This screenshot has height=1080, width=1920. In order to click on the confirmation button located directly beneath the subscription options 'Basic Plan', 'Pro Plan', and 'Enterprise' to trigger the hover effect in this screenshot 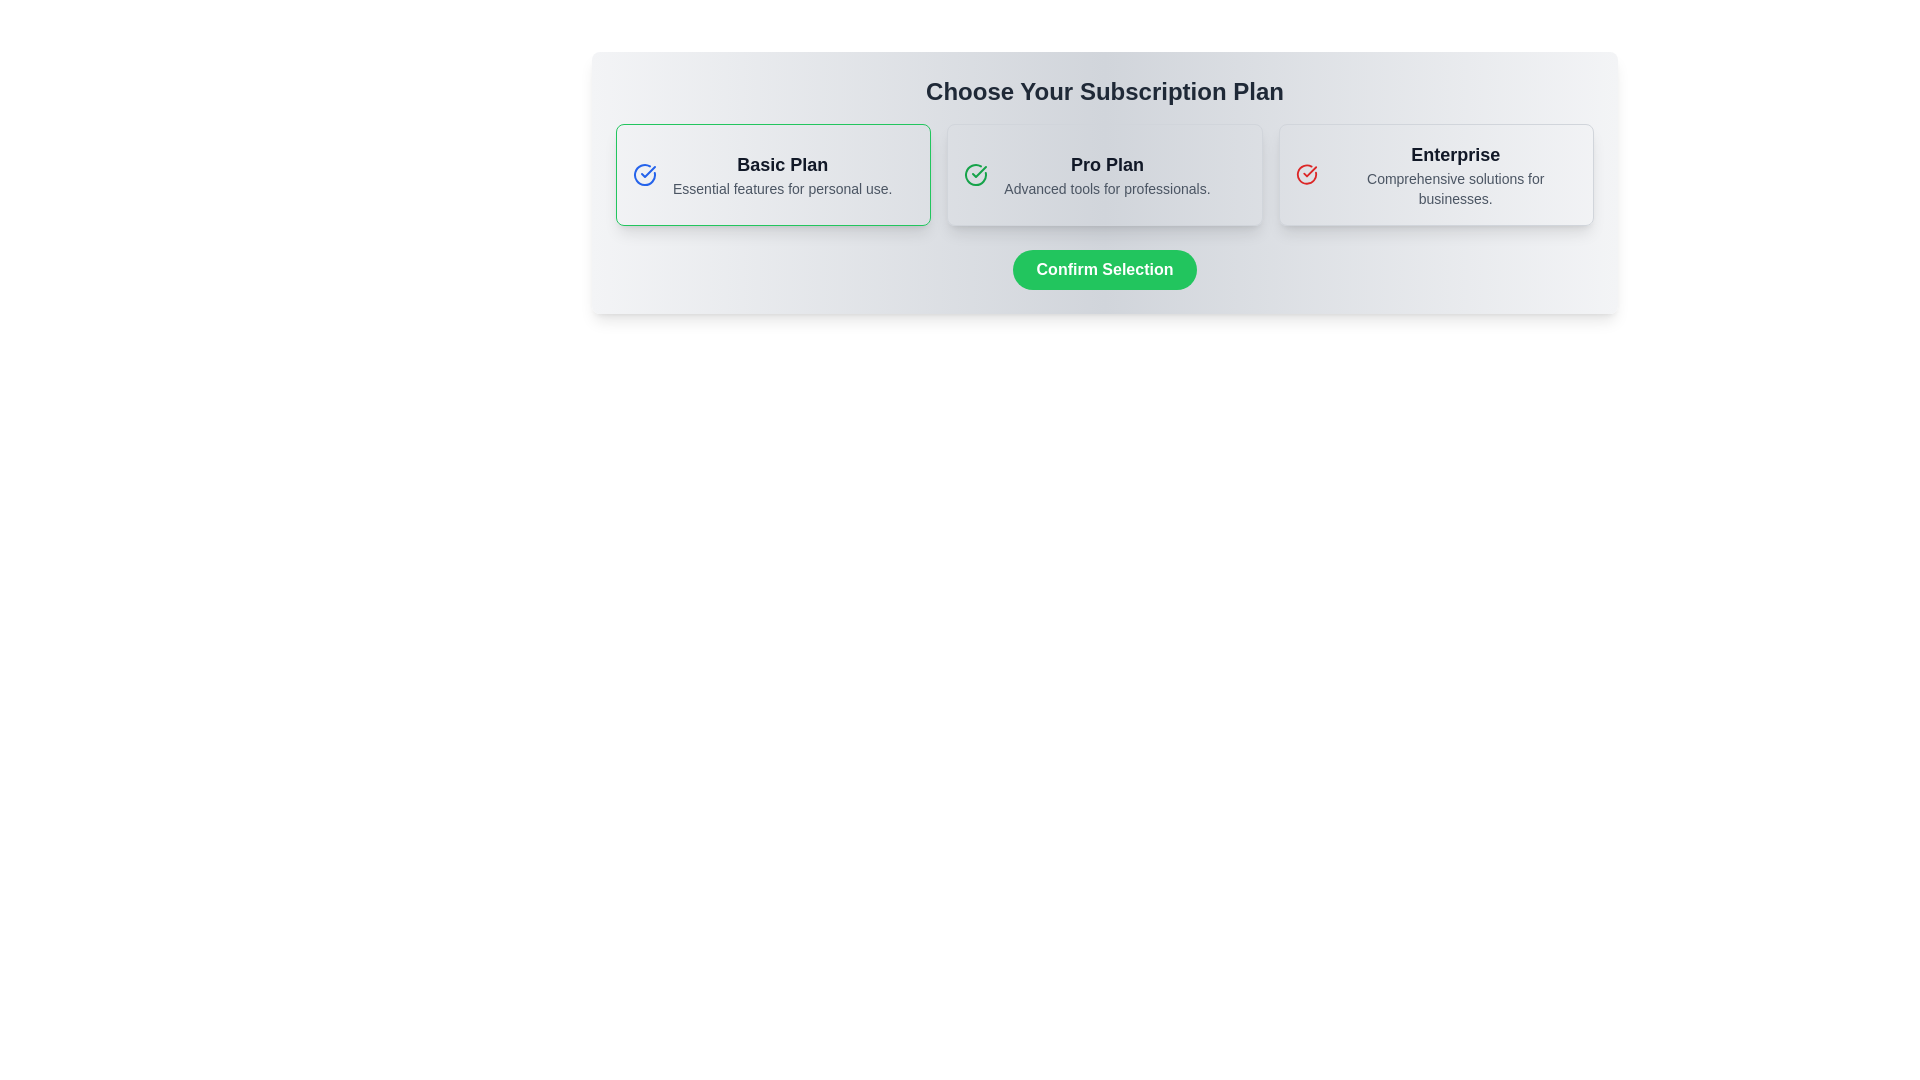, I will do `click(1103, 270)`.